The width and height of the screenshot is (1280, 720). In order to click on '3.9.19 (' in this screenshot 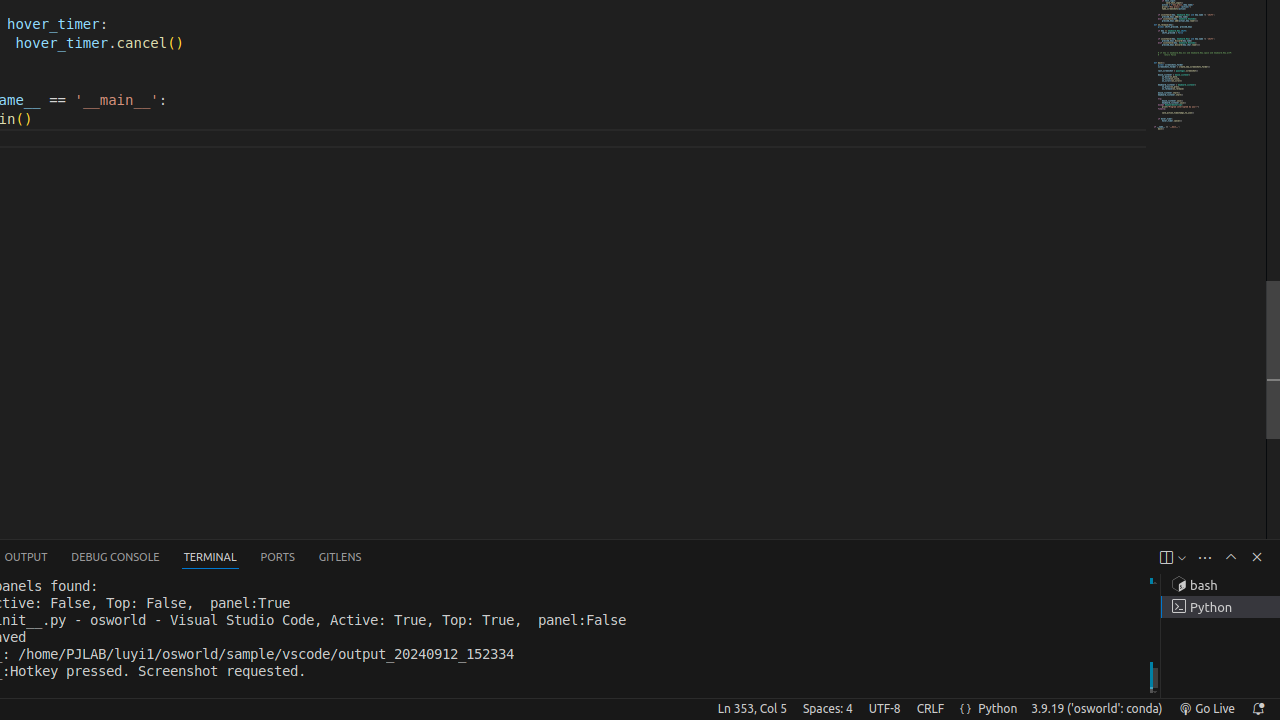, I will do `click(1095, 707)`.